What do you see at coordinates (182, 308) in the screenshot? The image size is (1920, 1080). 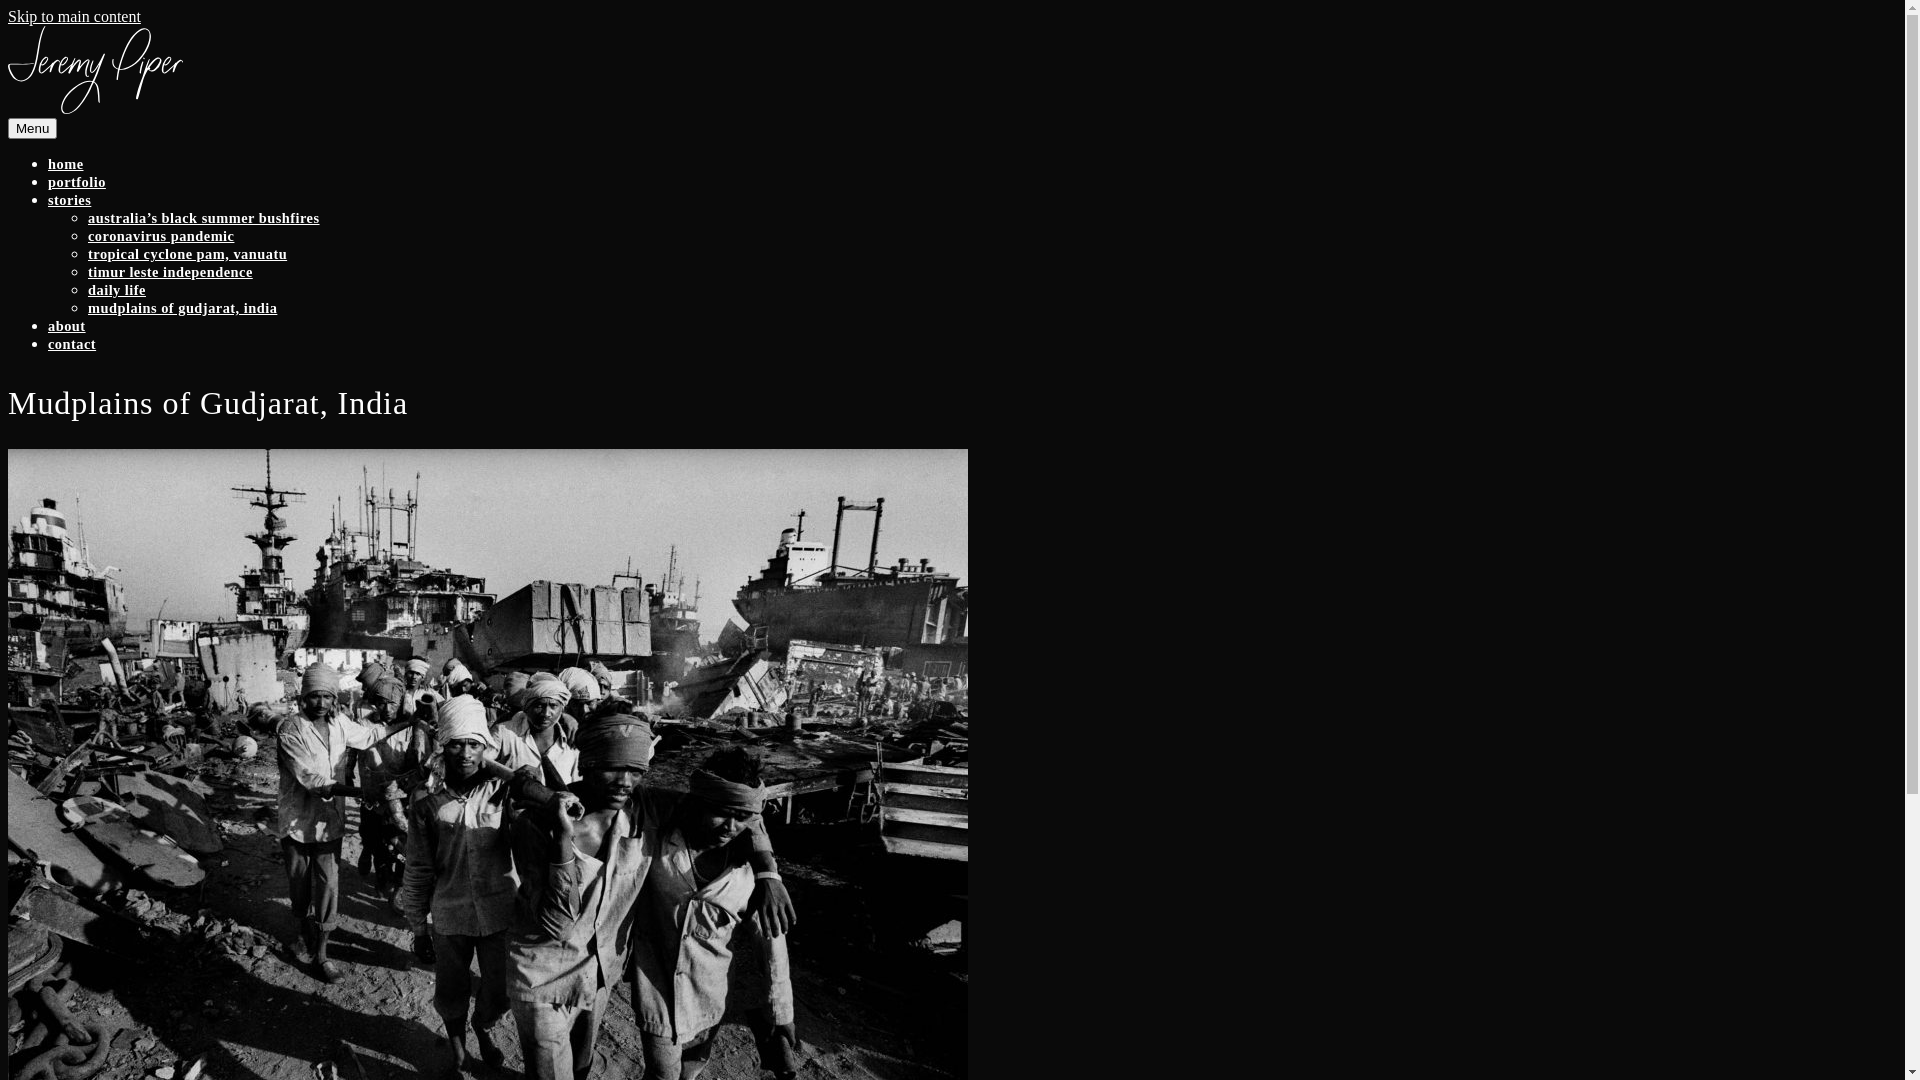 I see `'mudplains of gudjarat, india'` at bounding box center [182, 308].